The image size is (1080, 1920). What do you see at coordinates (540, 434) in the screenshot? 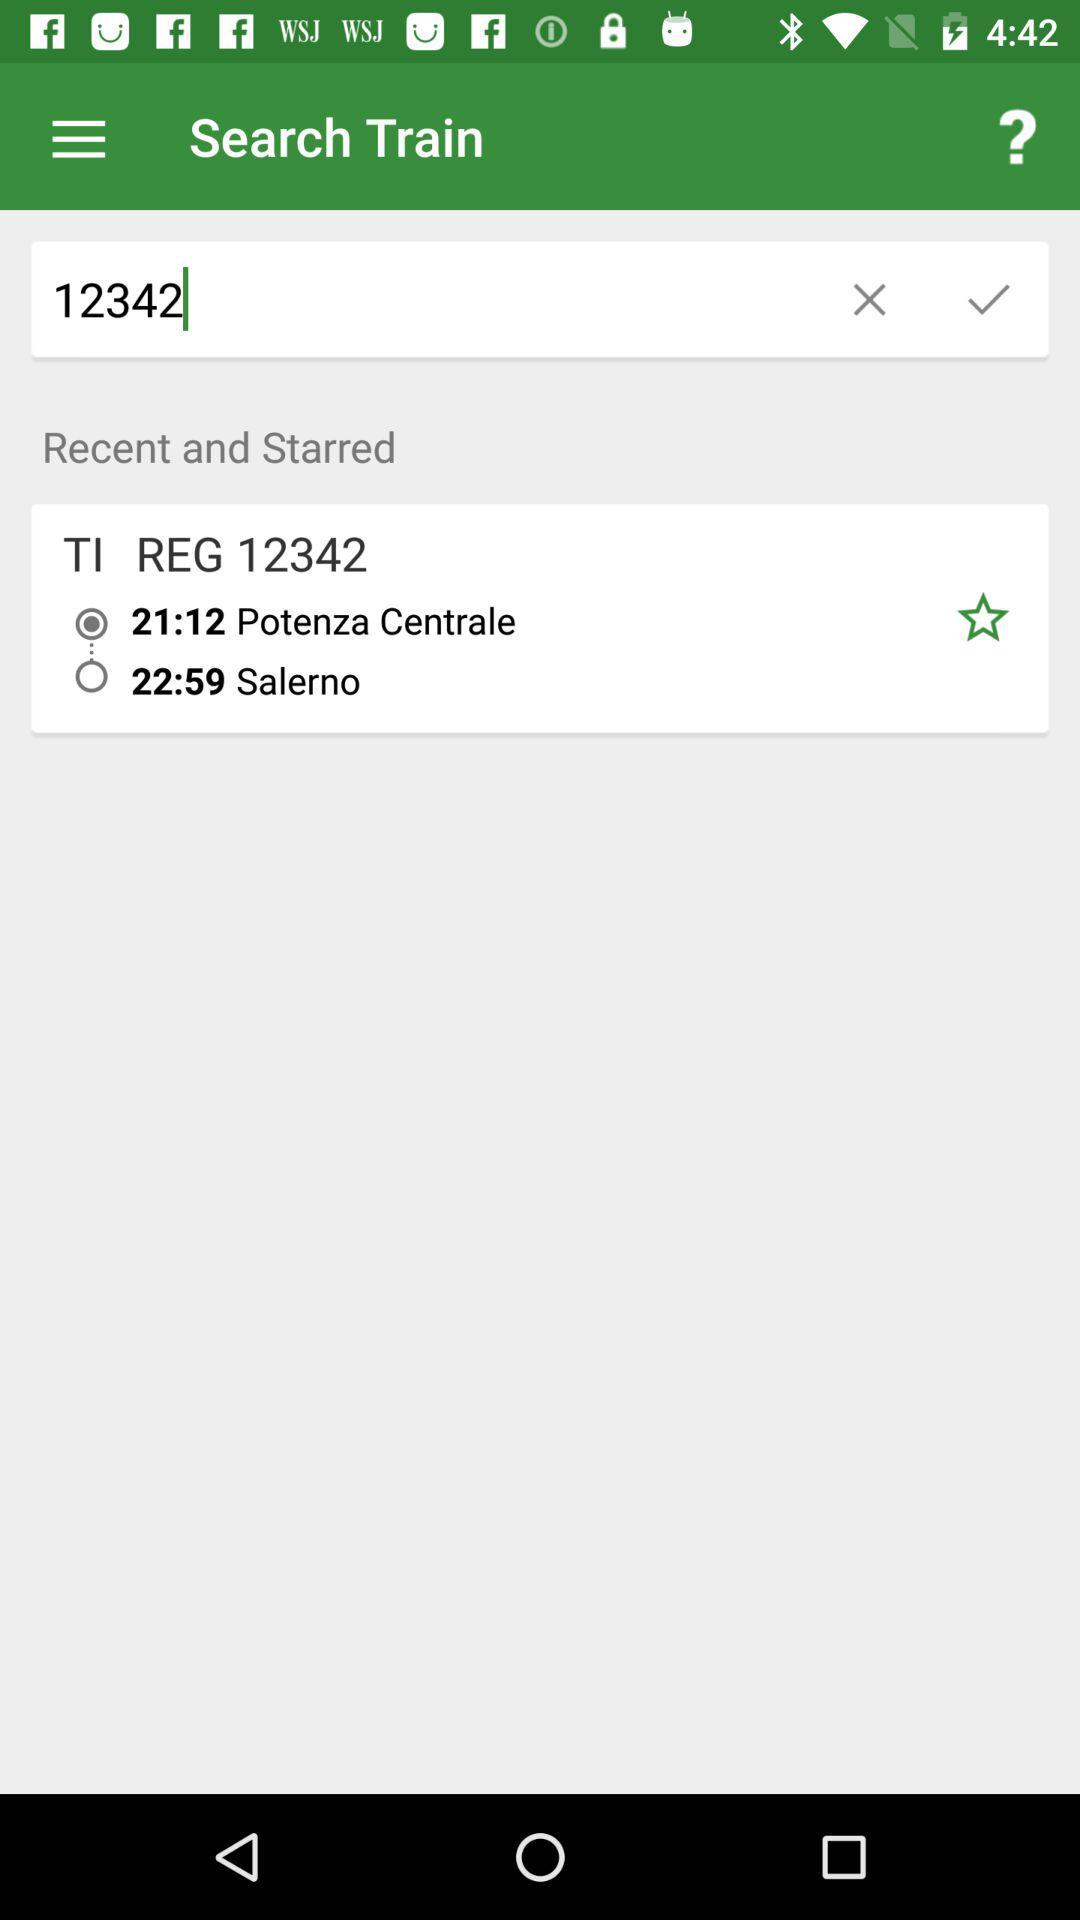
I see `icon above ti item` at bounding box center [540, 434].